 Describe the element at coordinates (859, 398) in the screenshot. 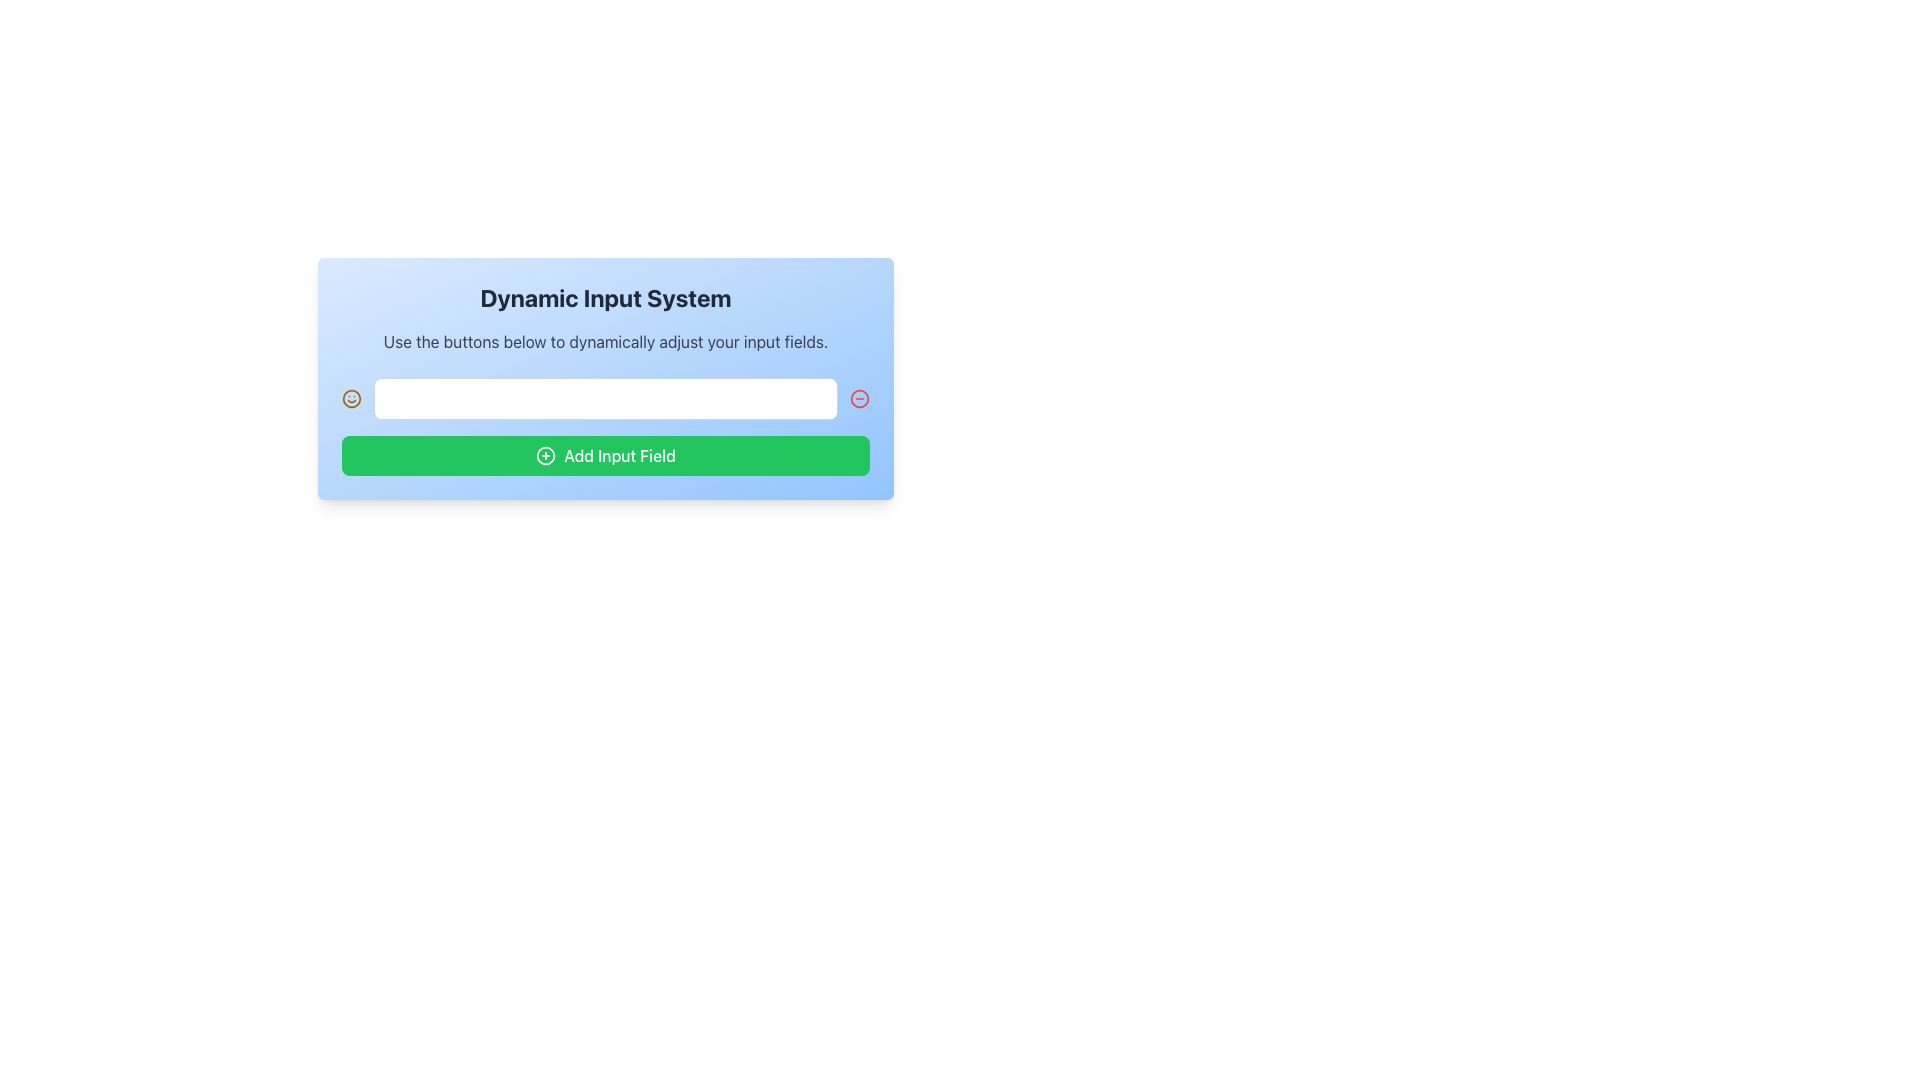

I see `the circular outline element within the SVG component, which is positioned near the input field on the right side of the form` at that location.